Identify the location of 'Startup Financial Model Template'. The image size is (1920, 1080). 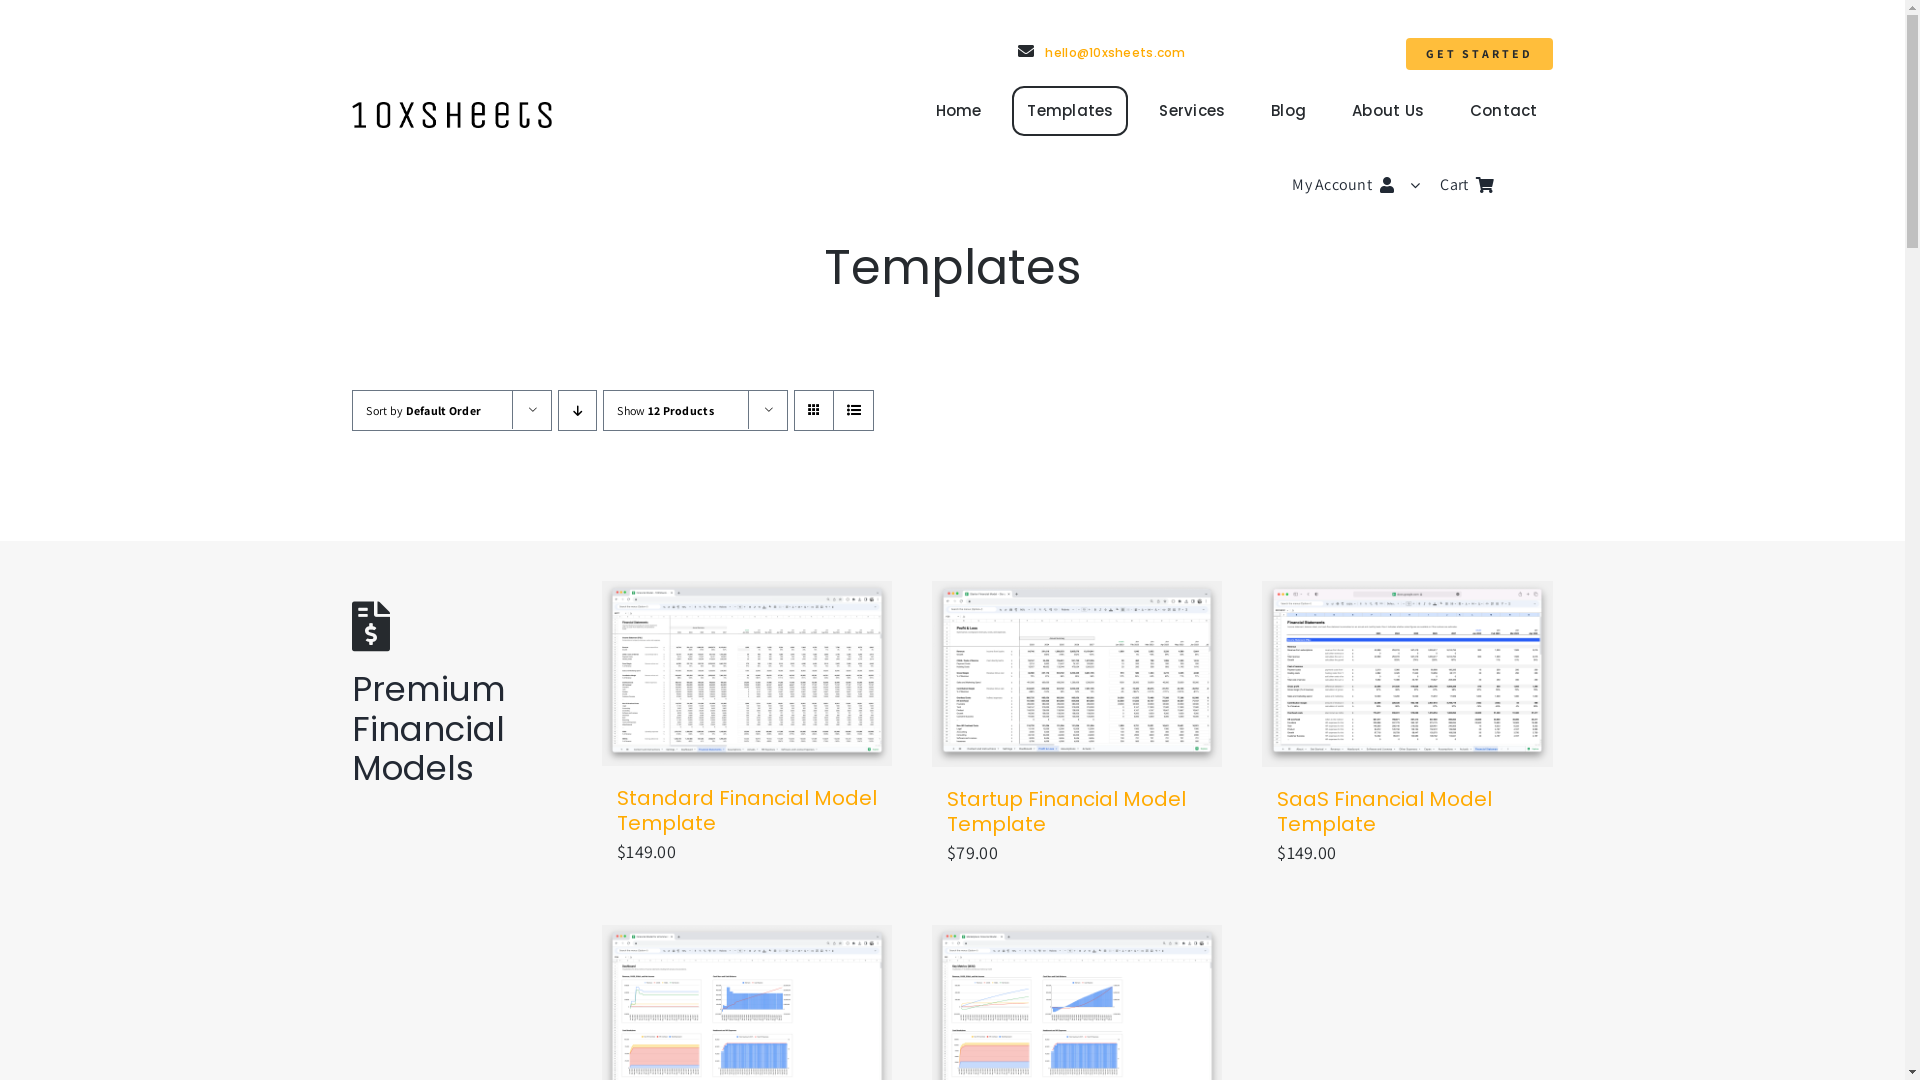
(1065, 811).